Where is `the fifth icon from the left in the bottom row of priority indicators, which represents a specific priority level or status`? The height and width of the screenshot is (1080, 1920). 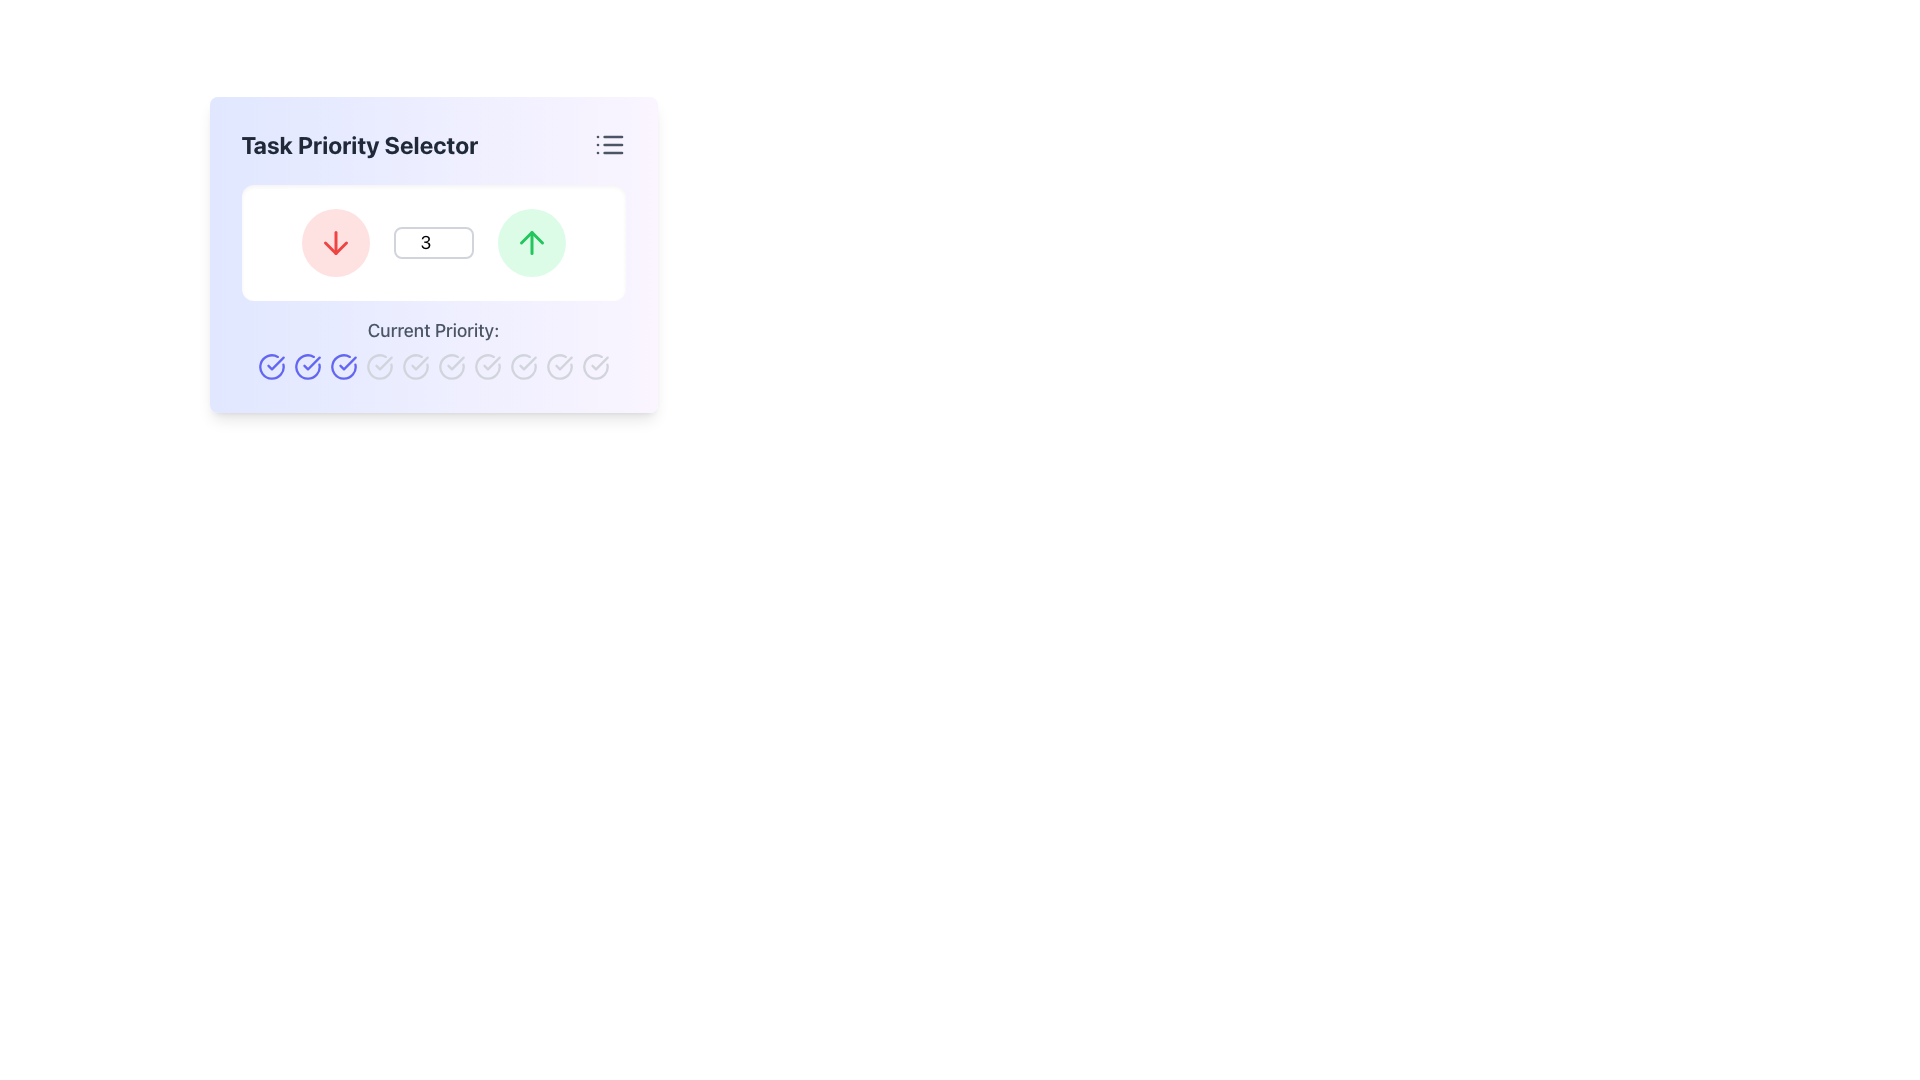
the fifth icon from the left in the bottom row of priority indicators, which represents a specific priority level or status is located at coordinates (523, 366).